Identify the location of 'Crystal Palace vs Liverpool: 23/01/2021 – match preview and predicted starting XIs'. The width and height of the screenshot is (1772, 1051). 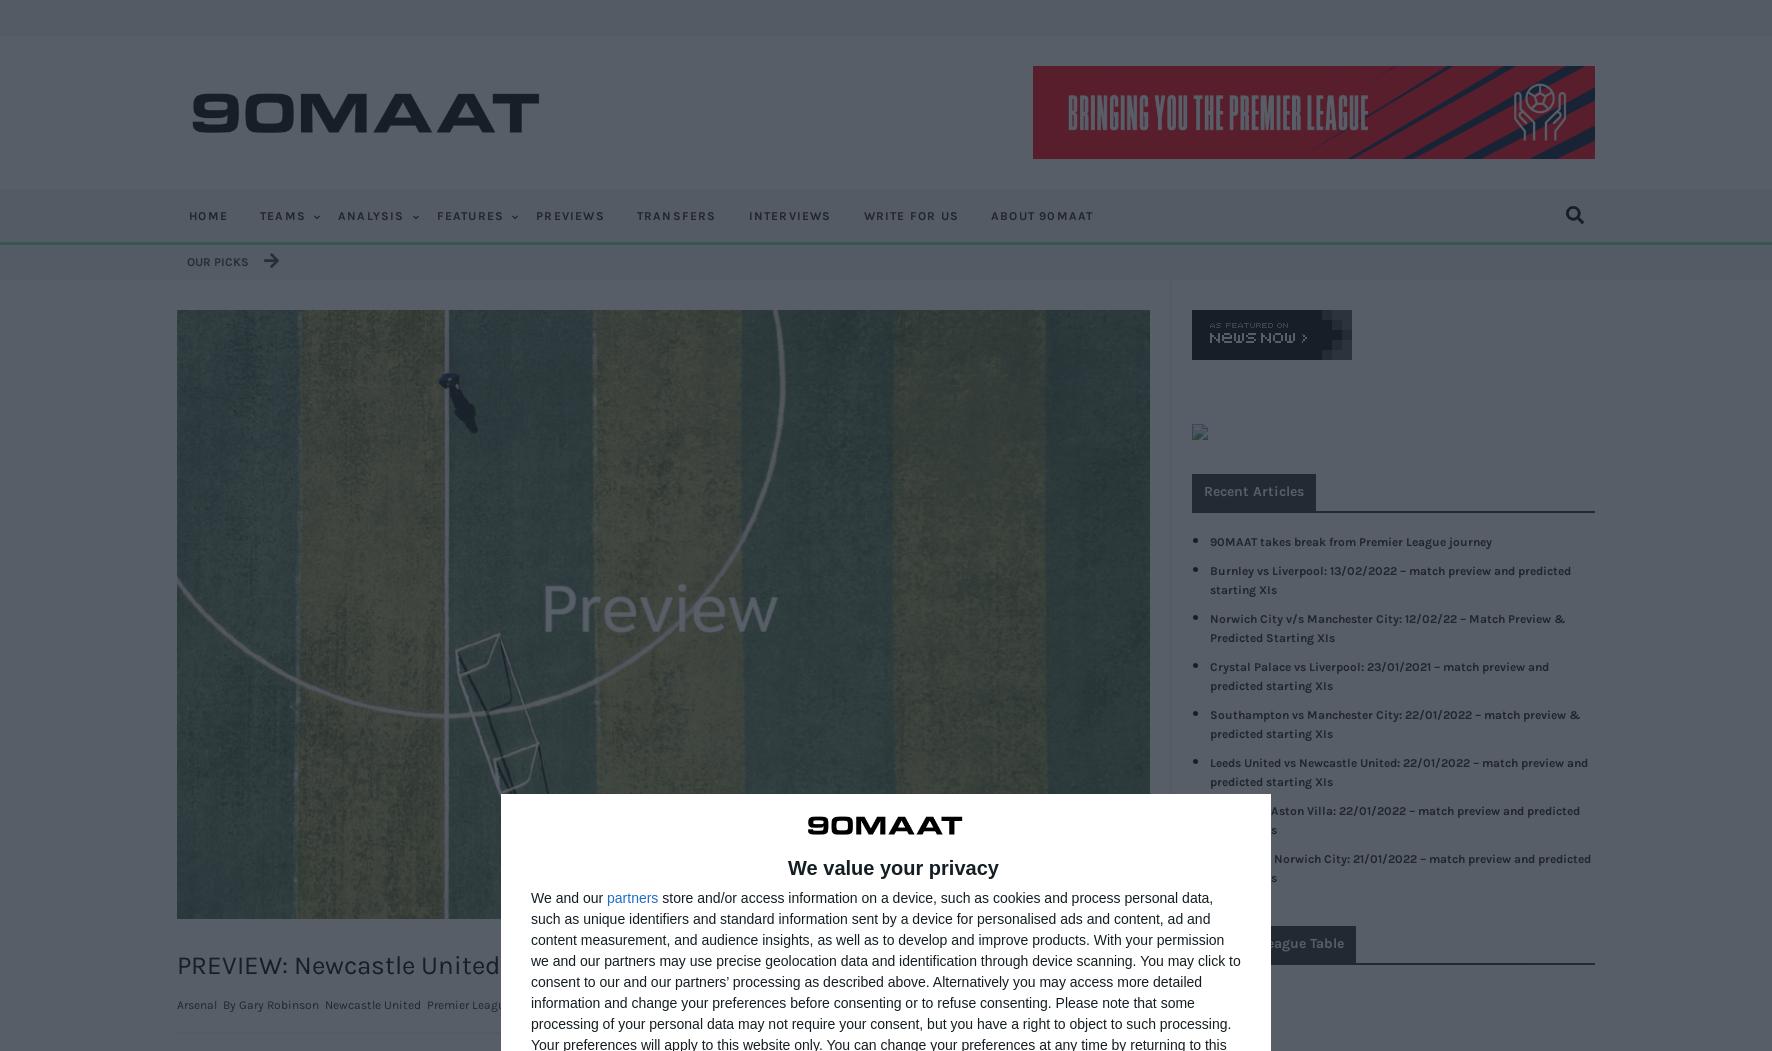
(1208, 675).